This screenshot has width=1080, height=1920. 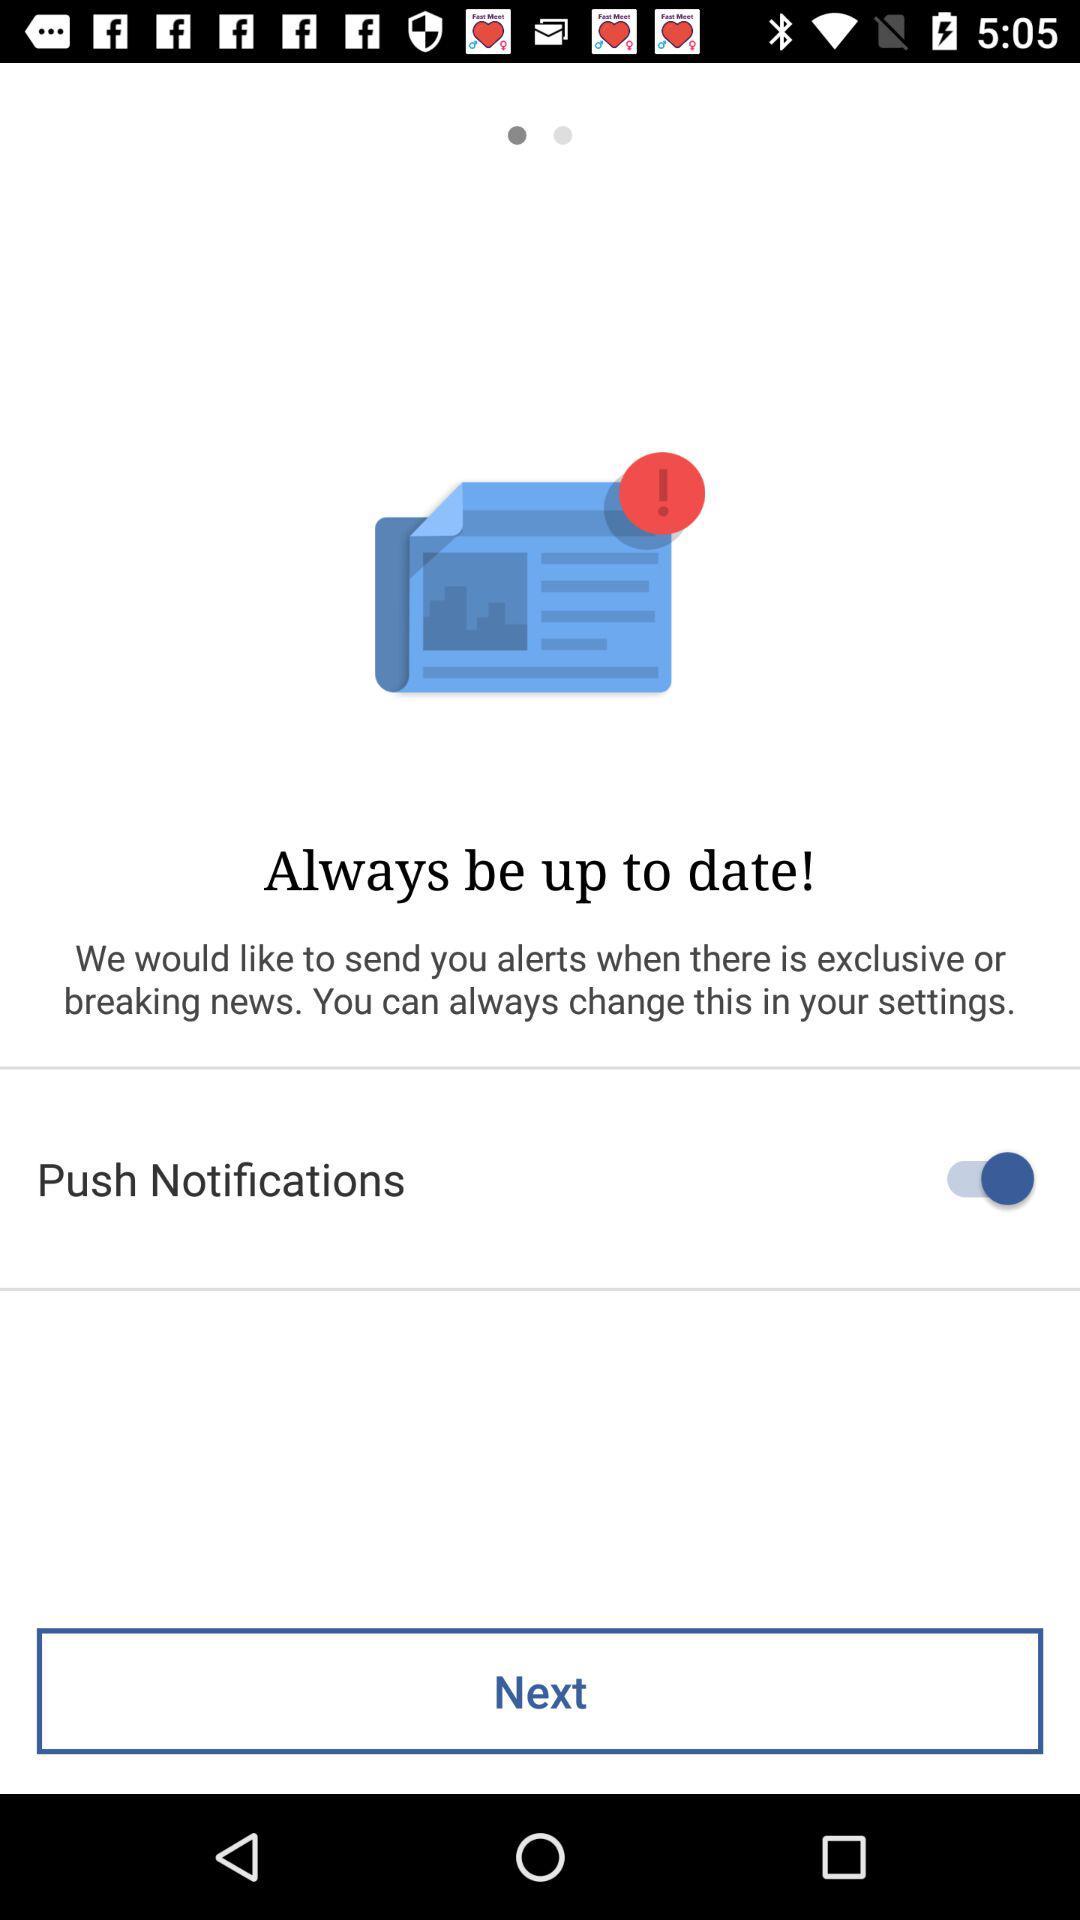 What do you see at coordinates (540, 1690) in the screenshot?
I see `the next icon` at bounding box center [540, 1690].